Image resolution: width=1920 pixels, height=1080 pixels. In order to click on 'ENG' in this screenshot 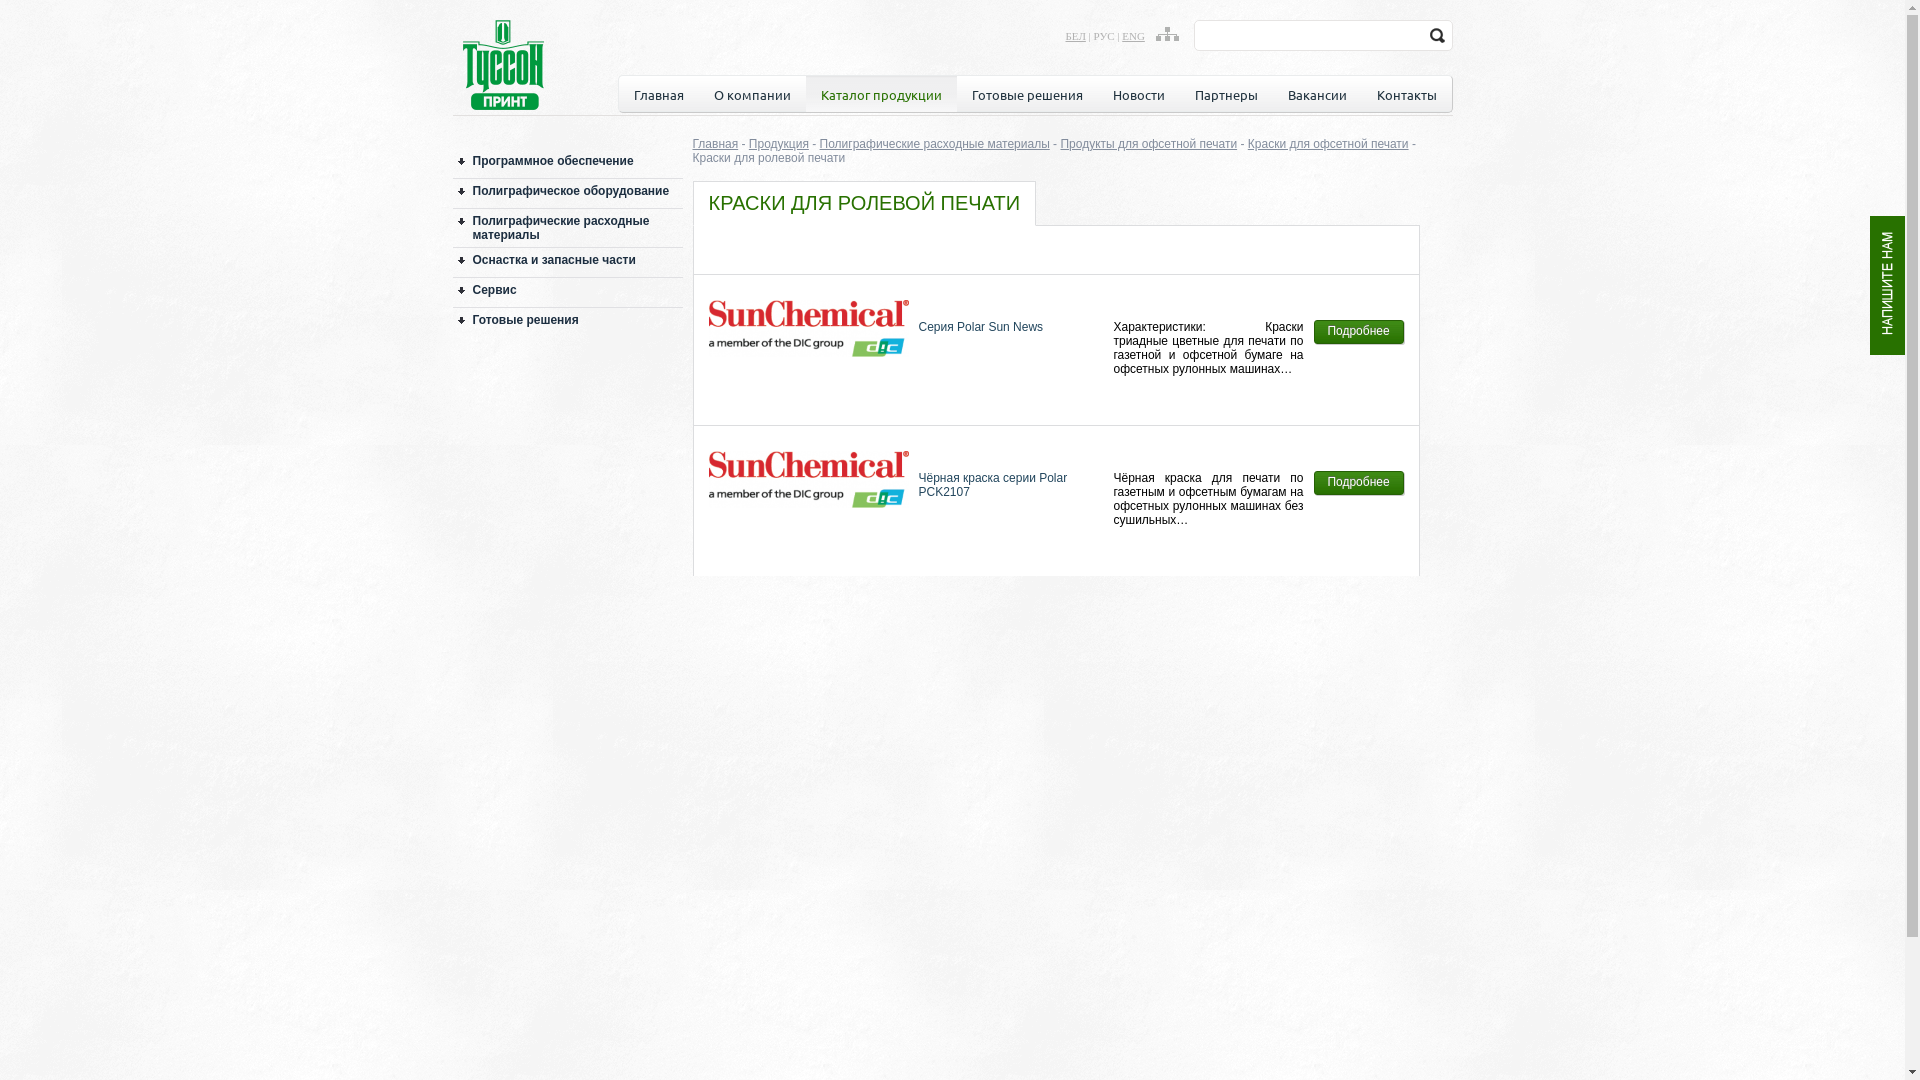, I will do `click(1133, 35)`.